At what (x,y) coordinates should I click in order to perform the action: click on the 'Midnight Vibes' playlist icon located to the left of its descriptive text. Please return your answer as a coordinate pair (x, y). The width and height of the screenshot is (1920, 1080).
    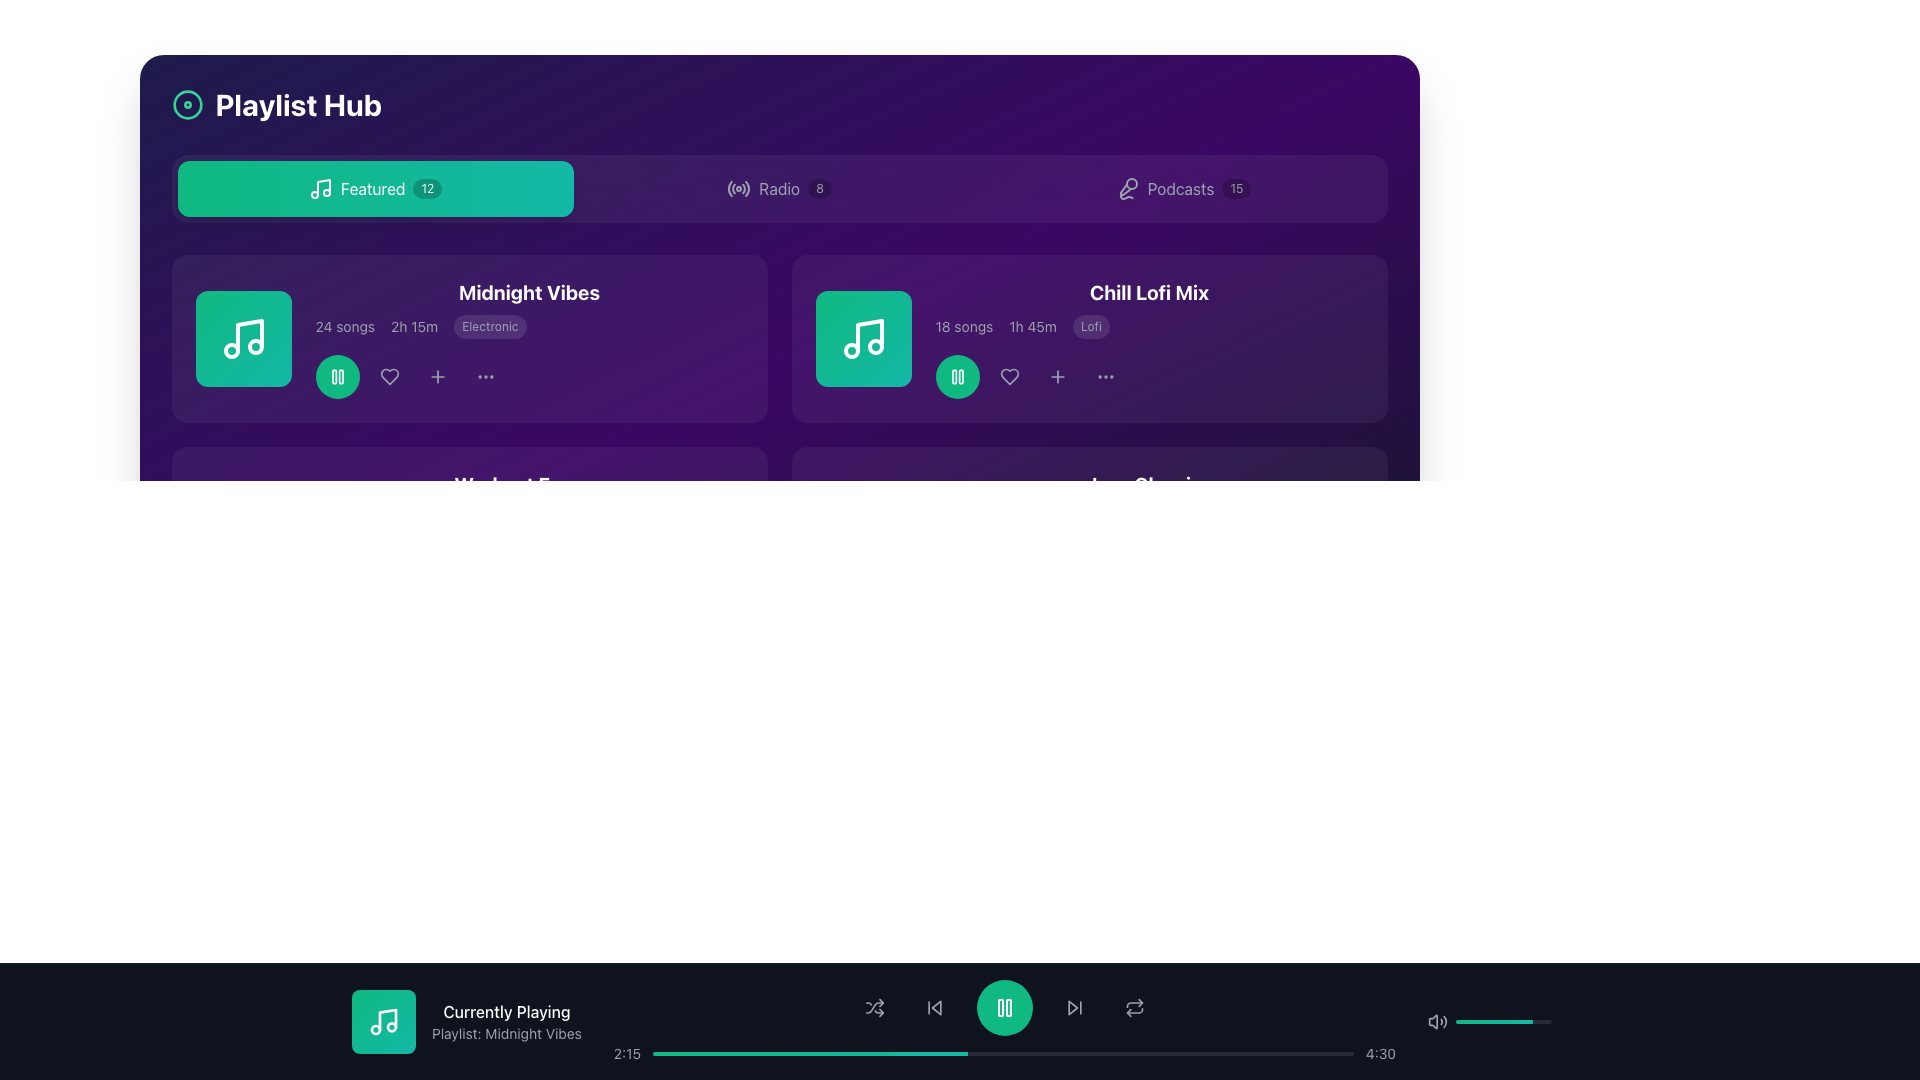
    Looking at the image, I should click on (242, 338).